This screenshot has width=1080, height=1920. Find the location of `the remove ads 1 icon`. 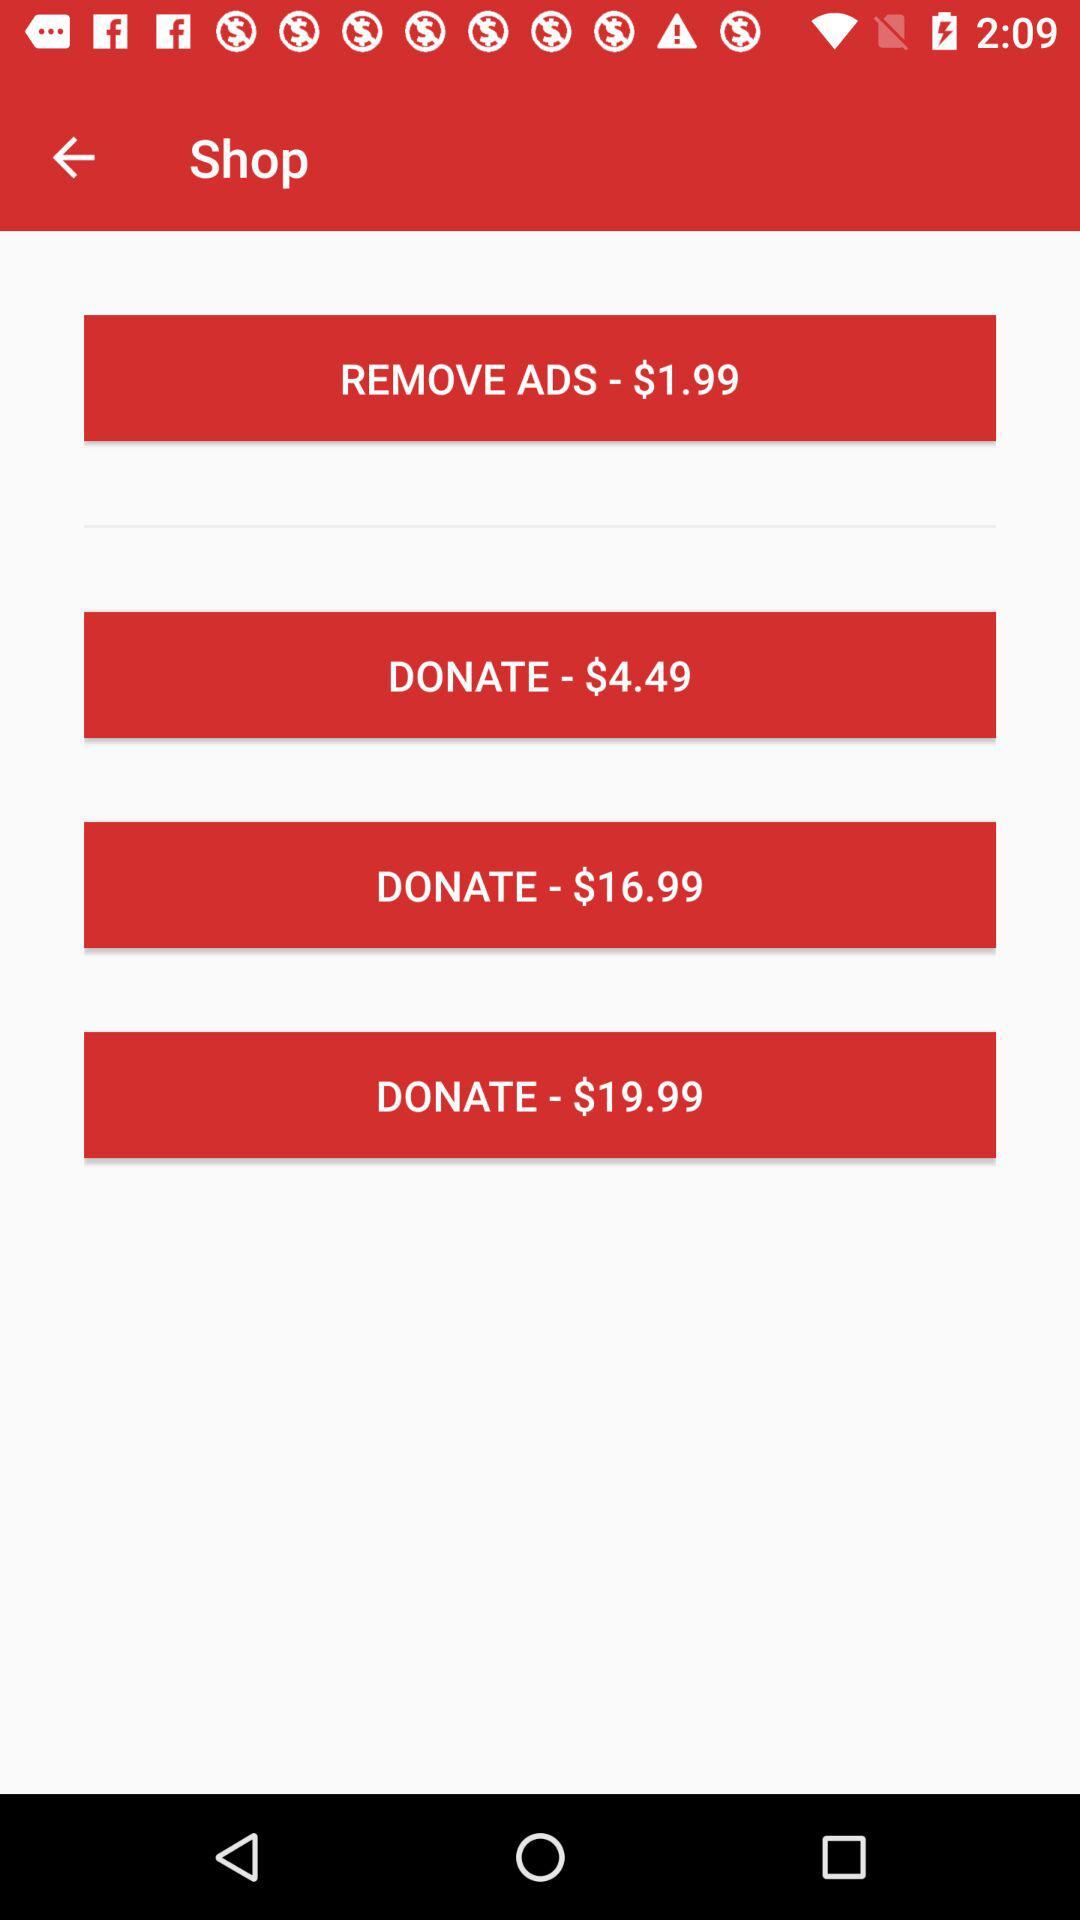

the remove ads 1 icon is located at coordinates (540, 378).